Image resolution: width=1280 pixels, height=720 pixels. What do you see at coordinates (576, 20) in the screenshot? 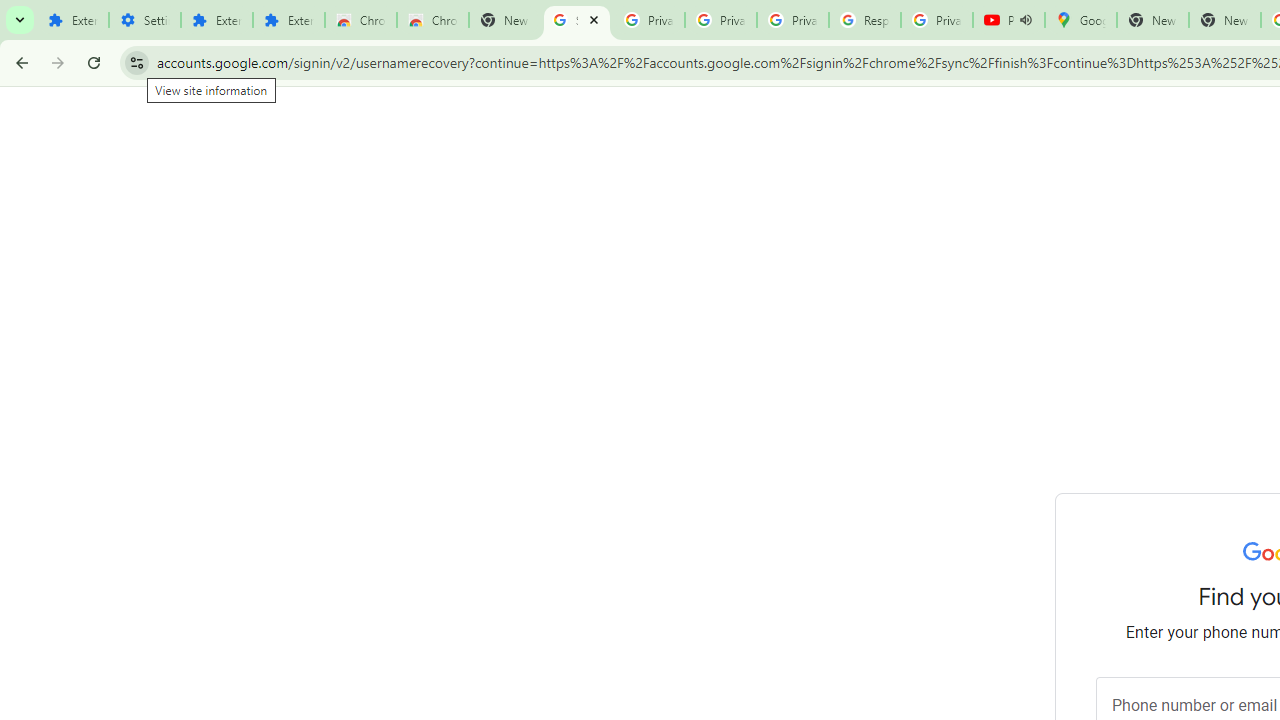
I see `'Sign in - Google Accounts'` at bounding box center [576, 20].